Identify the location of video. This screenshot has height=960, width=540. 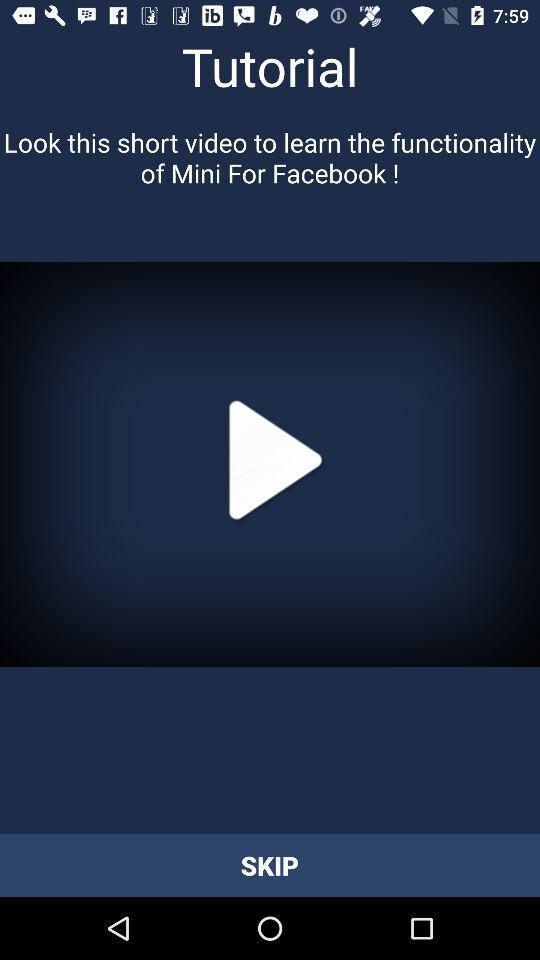
(270, 464).